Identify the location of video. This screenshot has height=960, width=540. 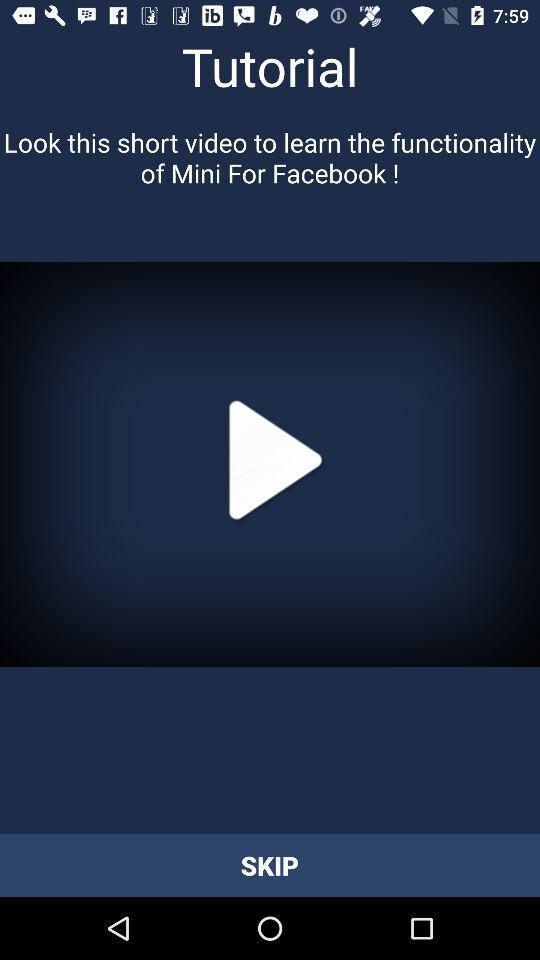
(270, 464).